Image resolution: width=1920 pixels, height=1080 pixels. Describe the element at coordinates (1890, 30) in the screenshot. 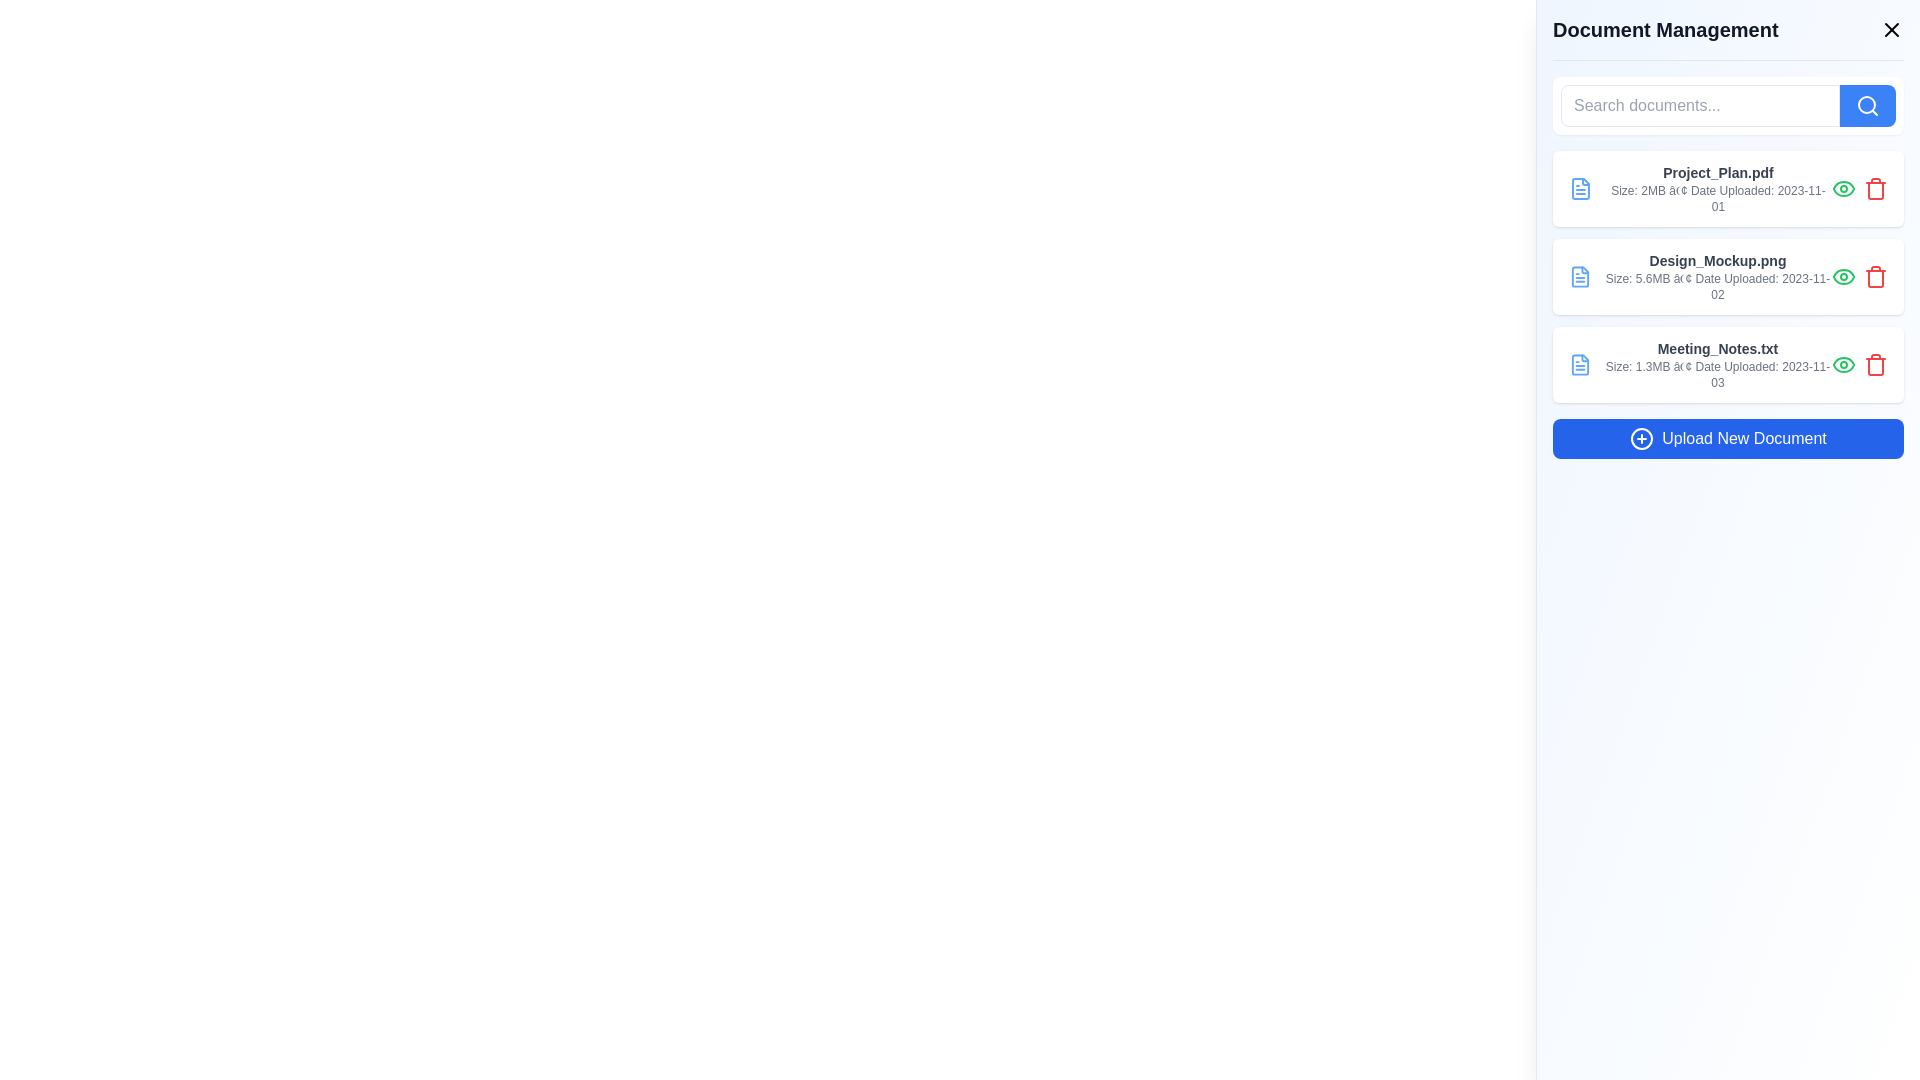

I see `the 'Close' button located at the far right side of the 'Document Management' panel to change its color` at that location.